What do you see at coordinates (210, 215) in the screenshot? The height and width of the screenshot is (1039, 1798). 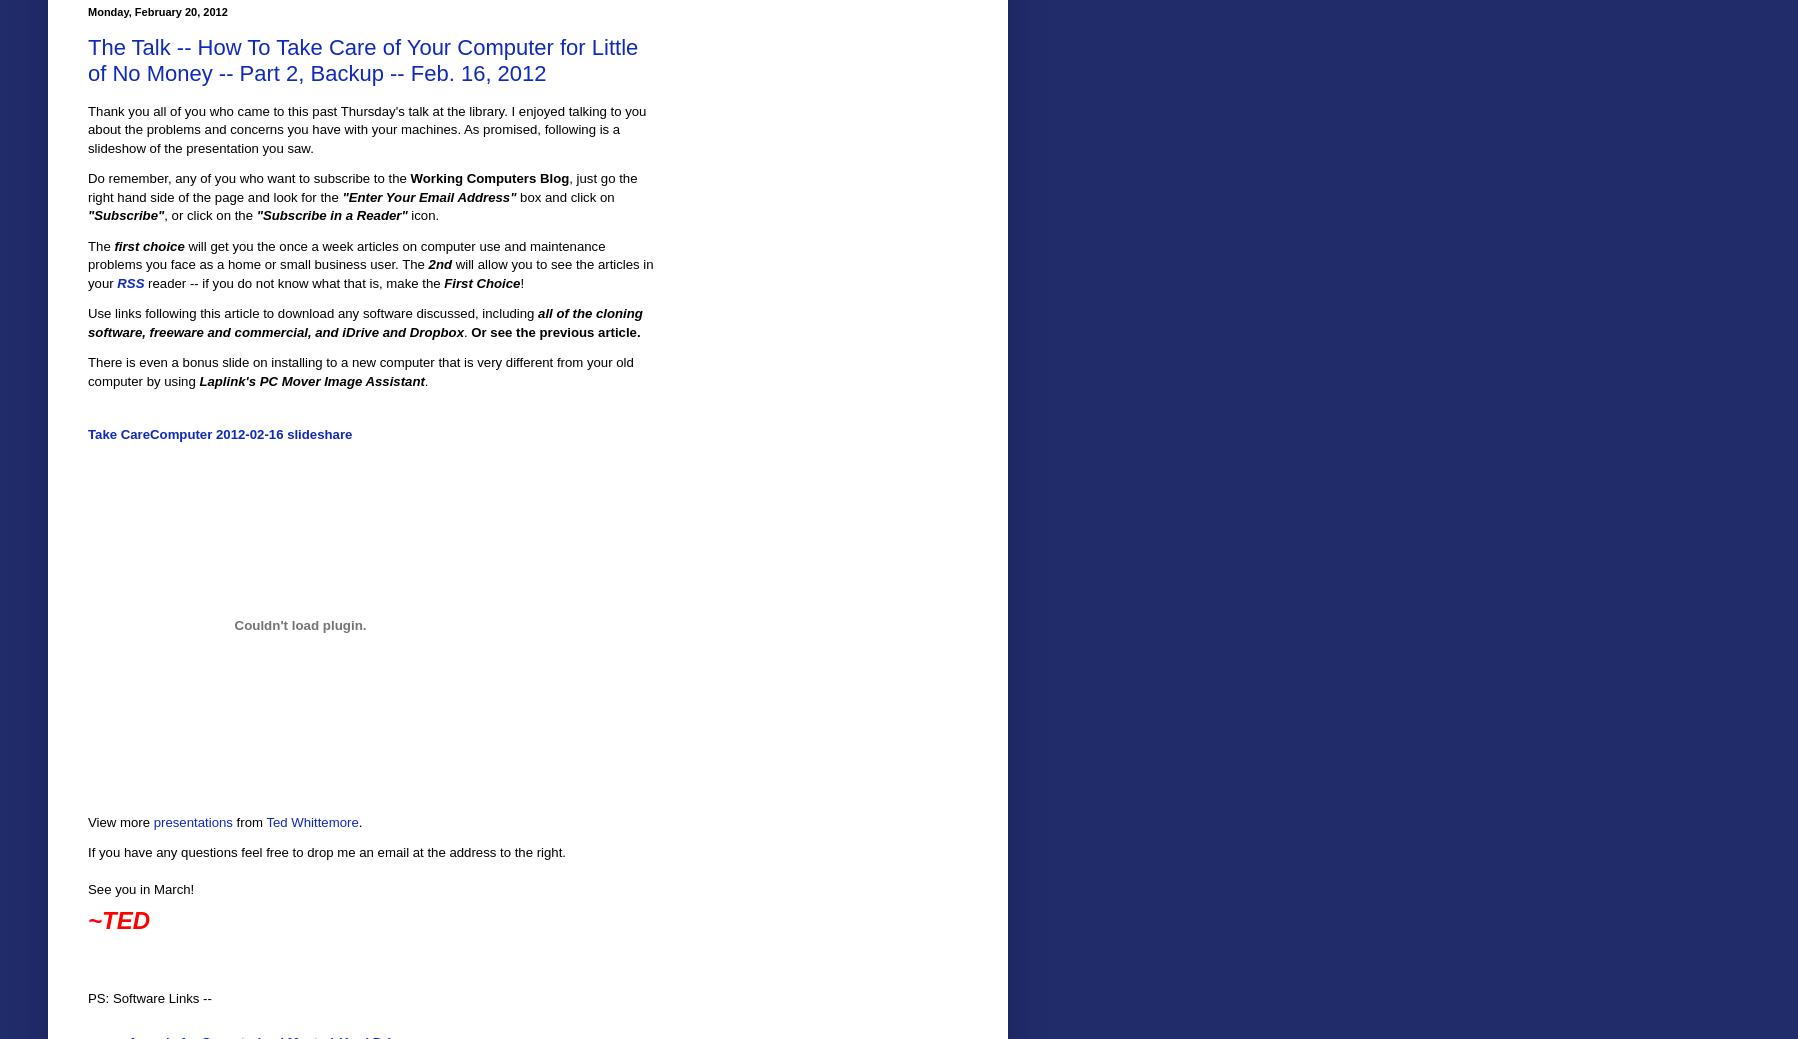 I see `', or click on the'` at bounding box center [210, 215].